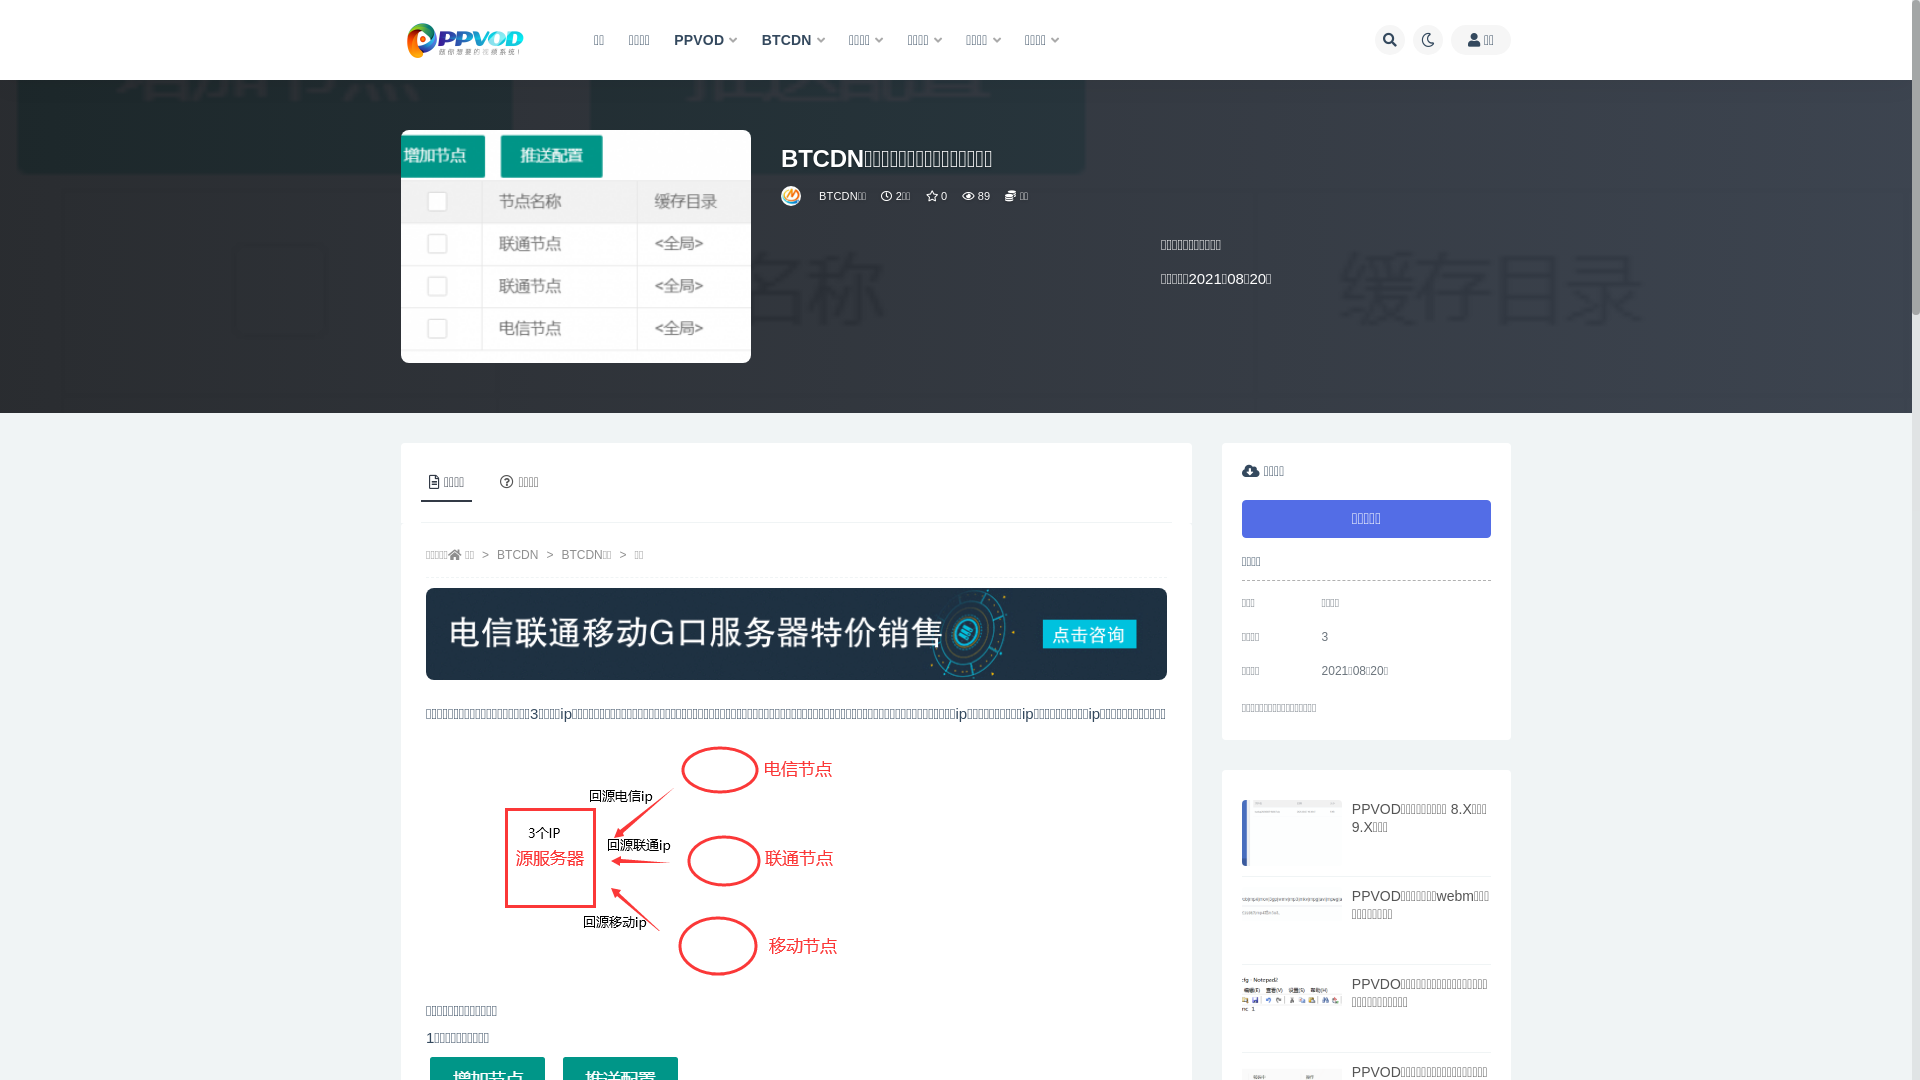  I want to click on 'PPVOD', so click(705, 40).